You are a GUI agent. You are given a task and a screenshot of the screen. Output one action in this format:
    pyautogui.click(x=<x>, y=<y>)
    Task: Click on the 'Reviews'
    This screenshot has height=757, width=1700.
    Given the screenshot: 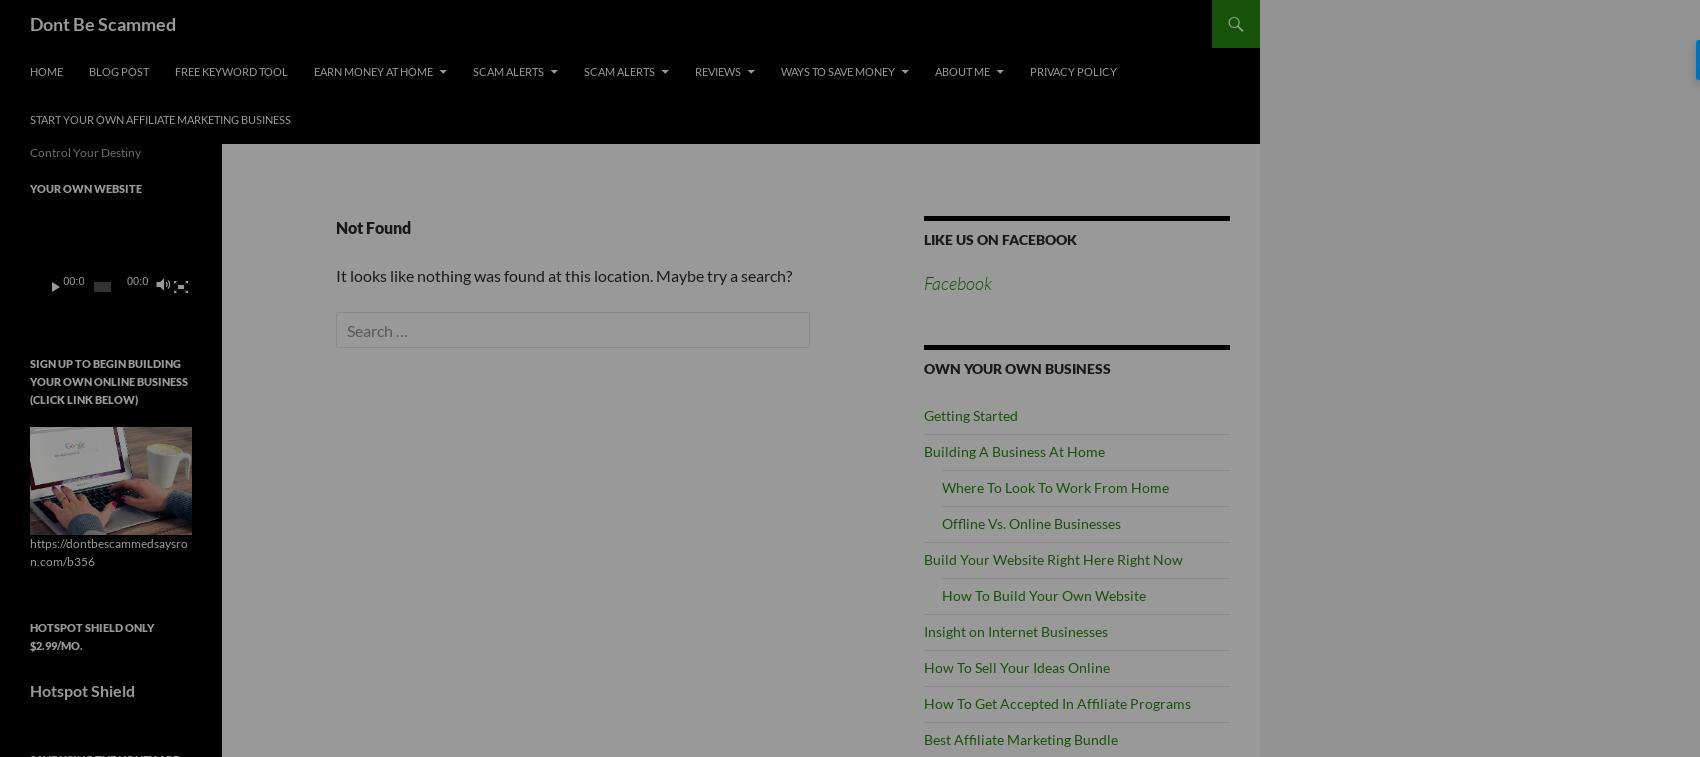 What is the action you would take?
    pyautogui.click(x=718, y=70)
    